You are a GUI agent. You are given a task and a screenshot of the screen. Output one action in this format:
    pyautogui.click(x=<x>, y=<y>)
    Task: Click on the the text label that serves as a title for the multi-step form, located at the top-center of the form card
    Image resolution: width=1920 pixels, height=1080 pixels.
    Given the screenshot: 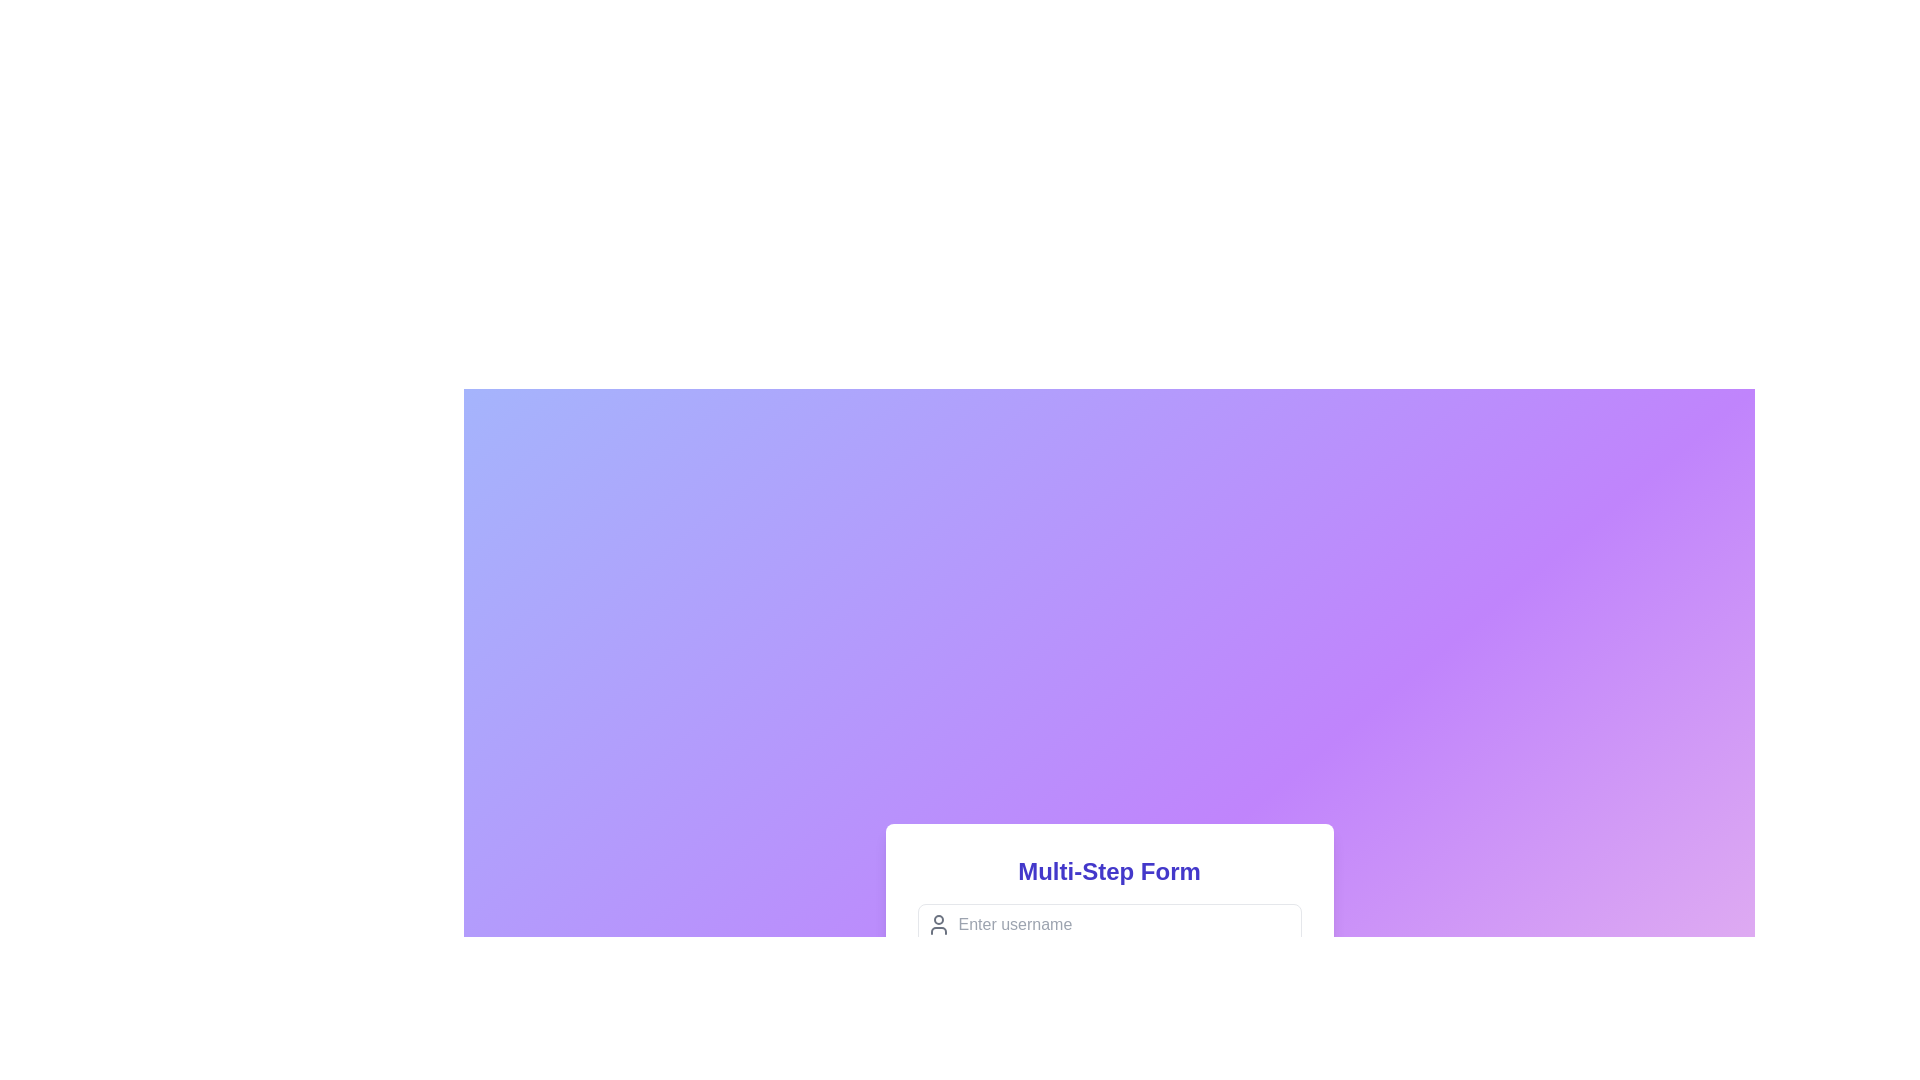 What is the action you would take?
    pyautogui.click(x=1108, y=870)
    